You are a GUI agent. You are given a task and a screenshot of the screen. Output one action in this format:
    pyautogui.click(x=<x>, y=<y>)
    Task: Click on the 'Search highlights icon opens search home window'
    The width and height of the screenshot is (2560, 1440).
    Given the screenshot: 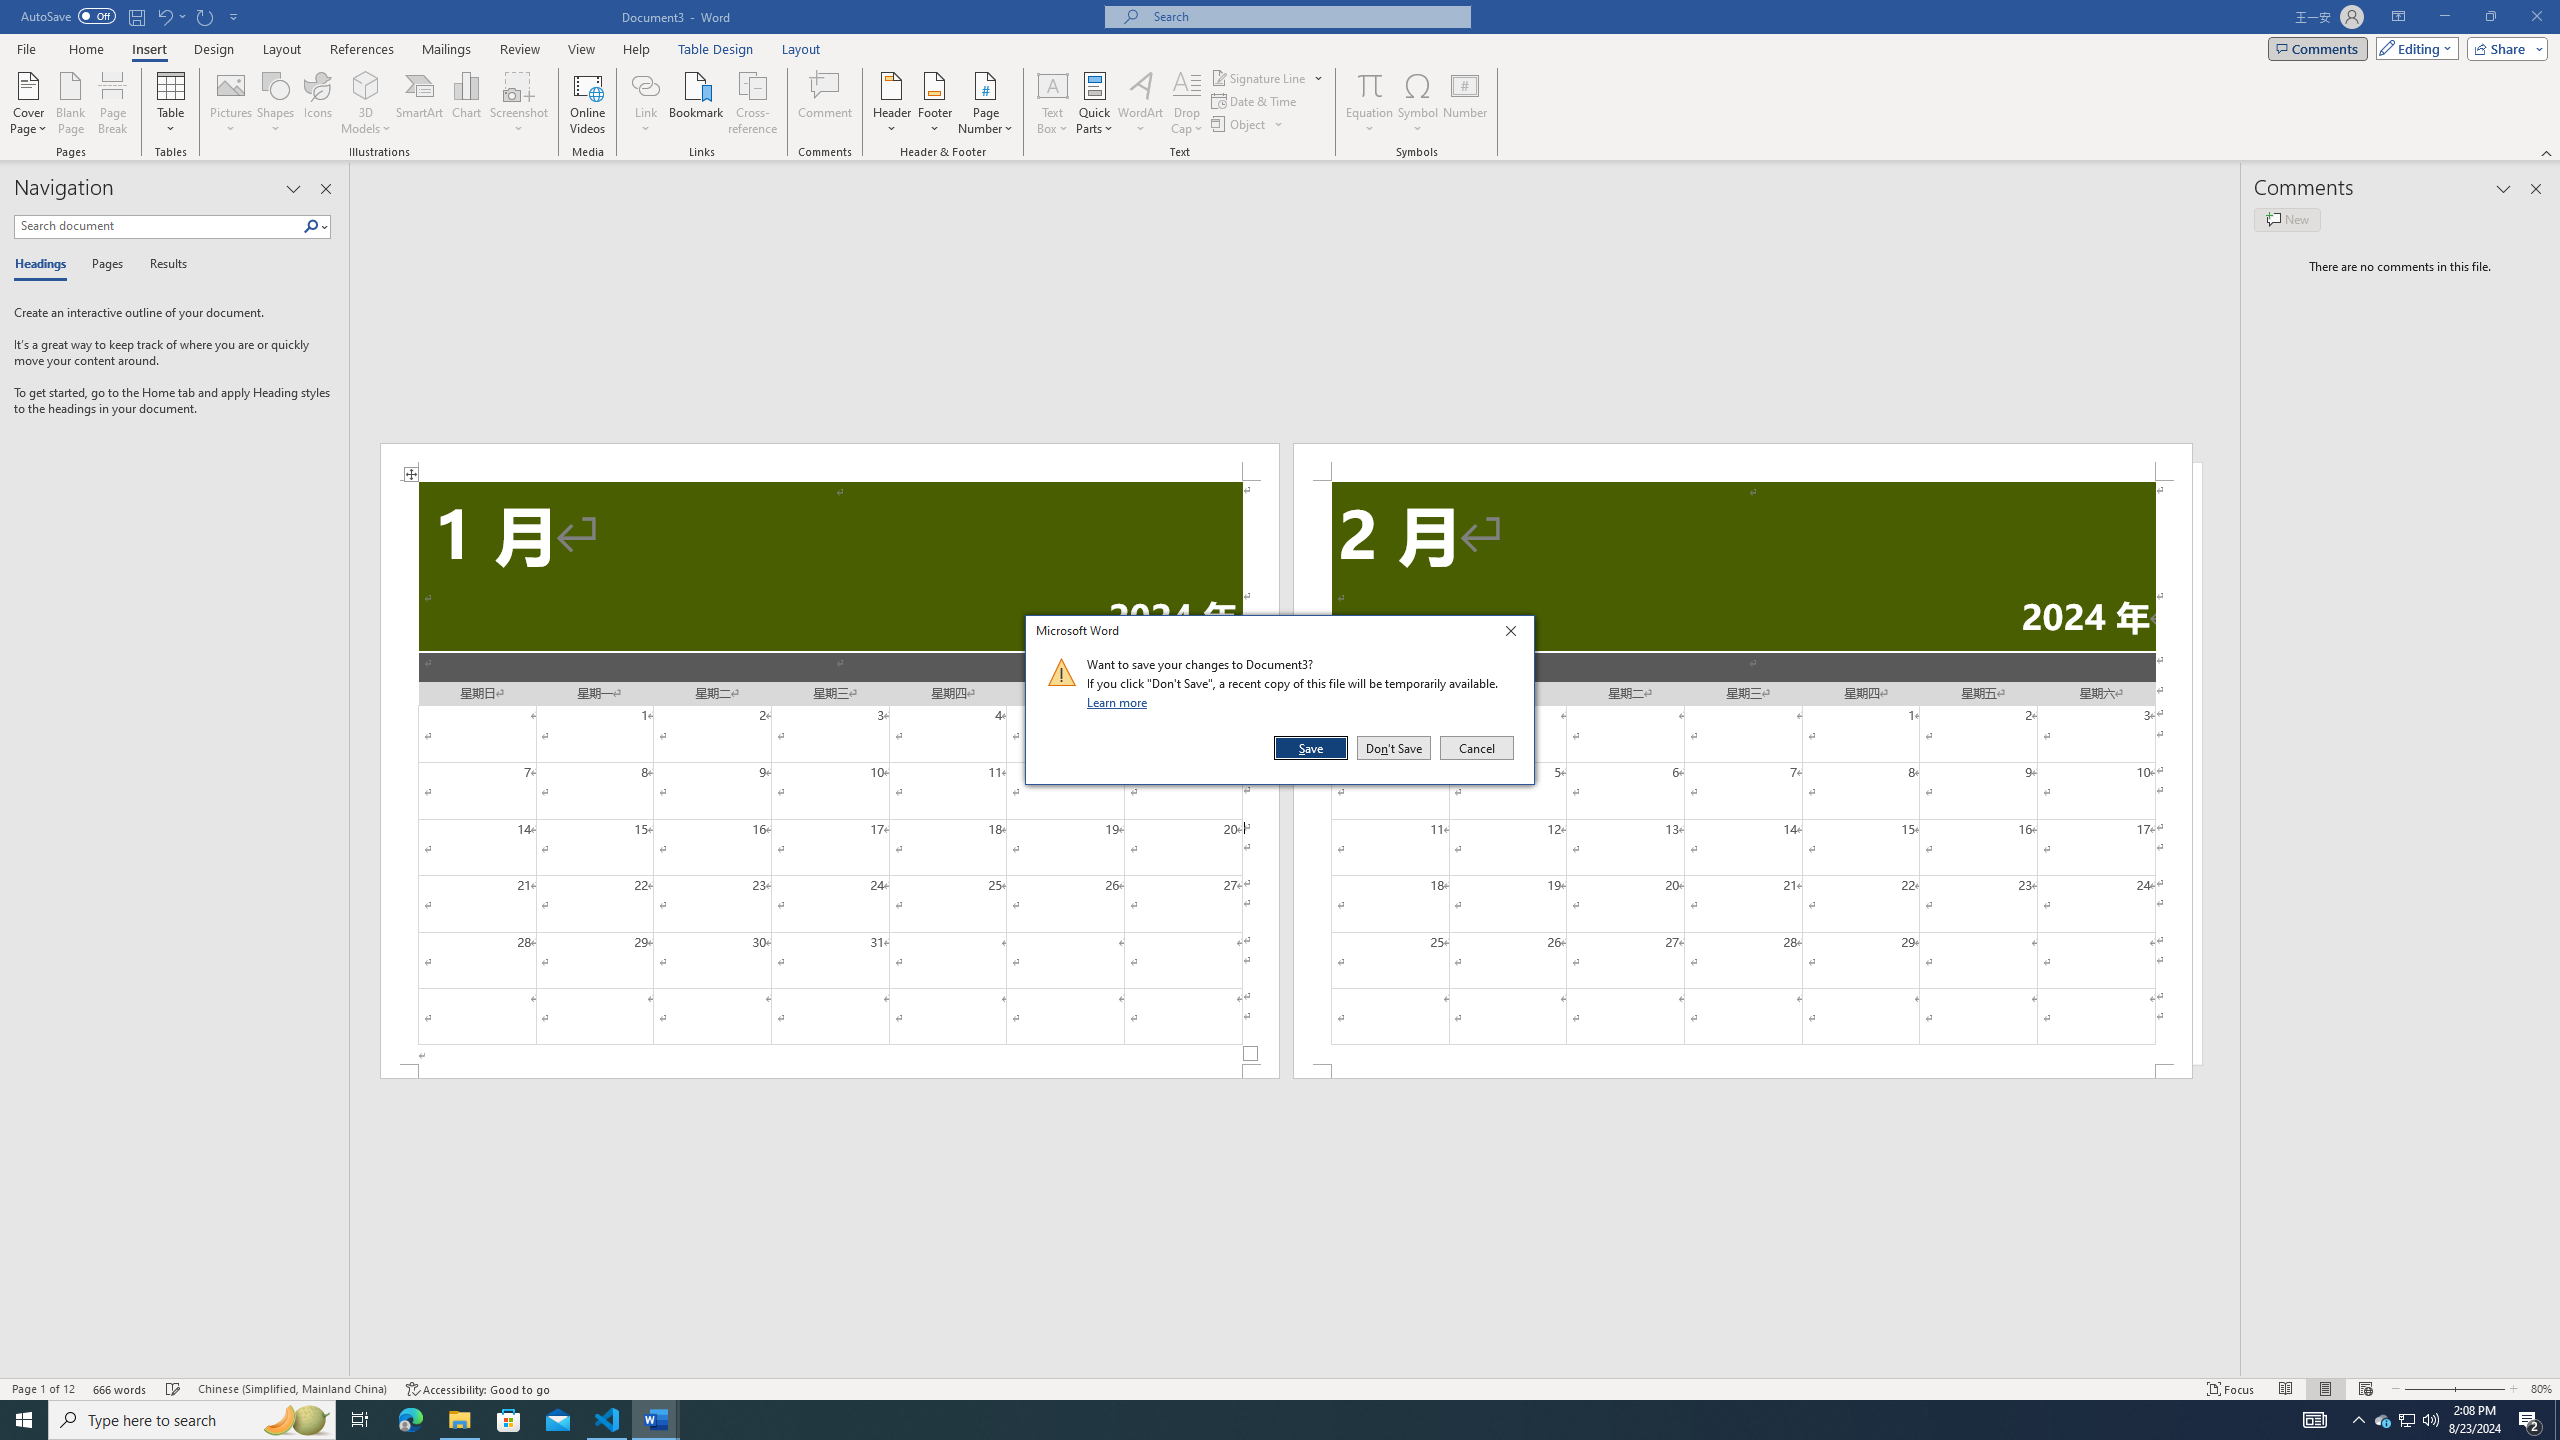 What is the action you would take?
    pyautogui.click(x=294, y=1418)
    